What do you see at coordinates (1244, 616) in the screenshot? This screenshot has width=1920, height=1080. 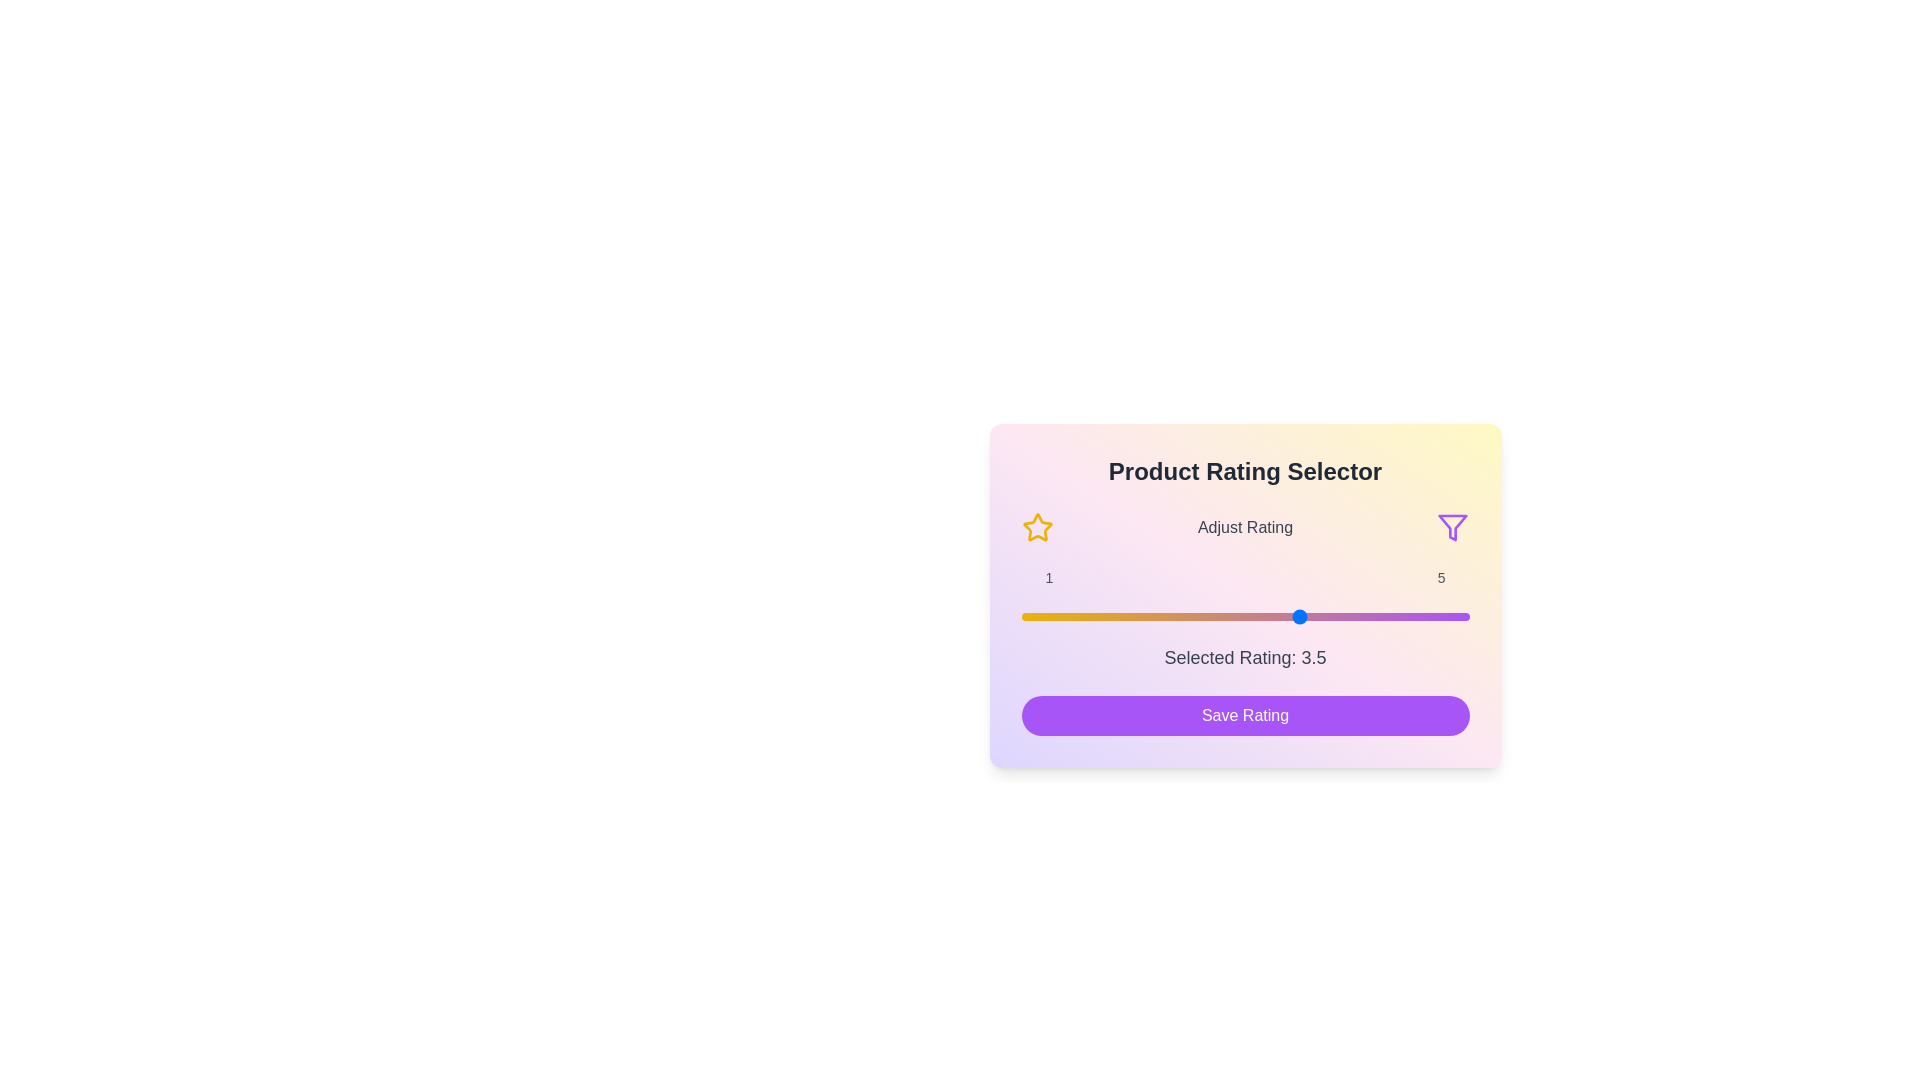 I see `the rating slider to set the rating to 3` at bounding box center [1244, 616].